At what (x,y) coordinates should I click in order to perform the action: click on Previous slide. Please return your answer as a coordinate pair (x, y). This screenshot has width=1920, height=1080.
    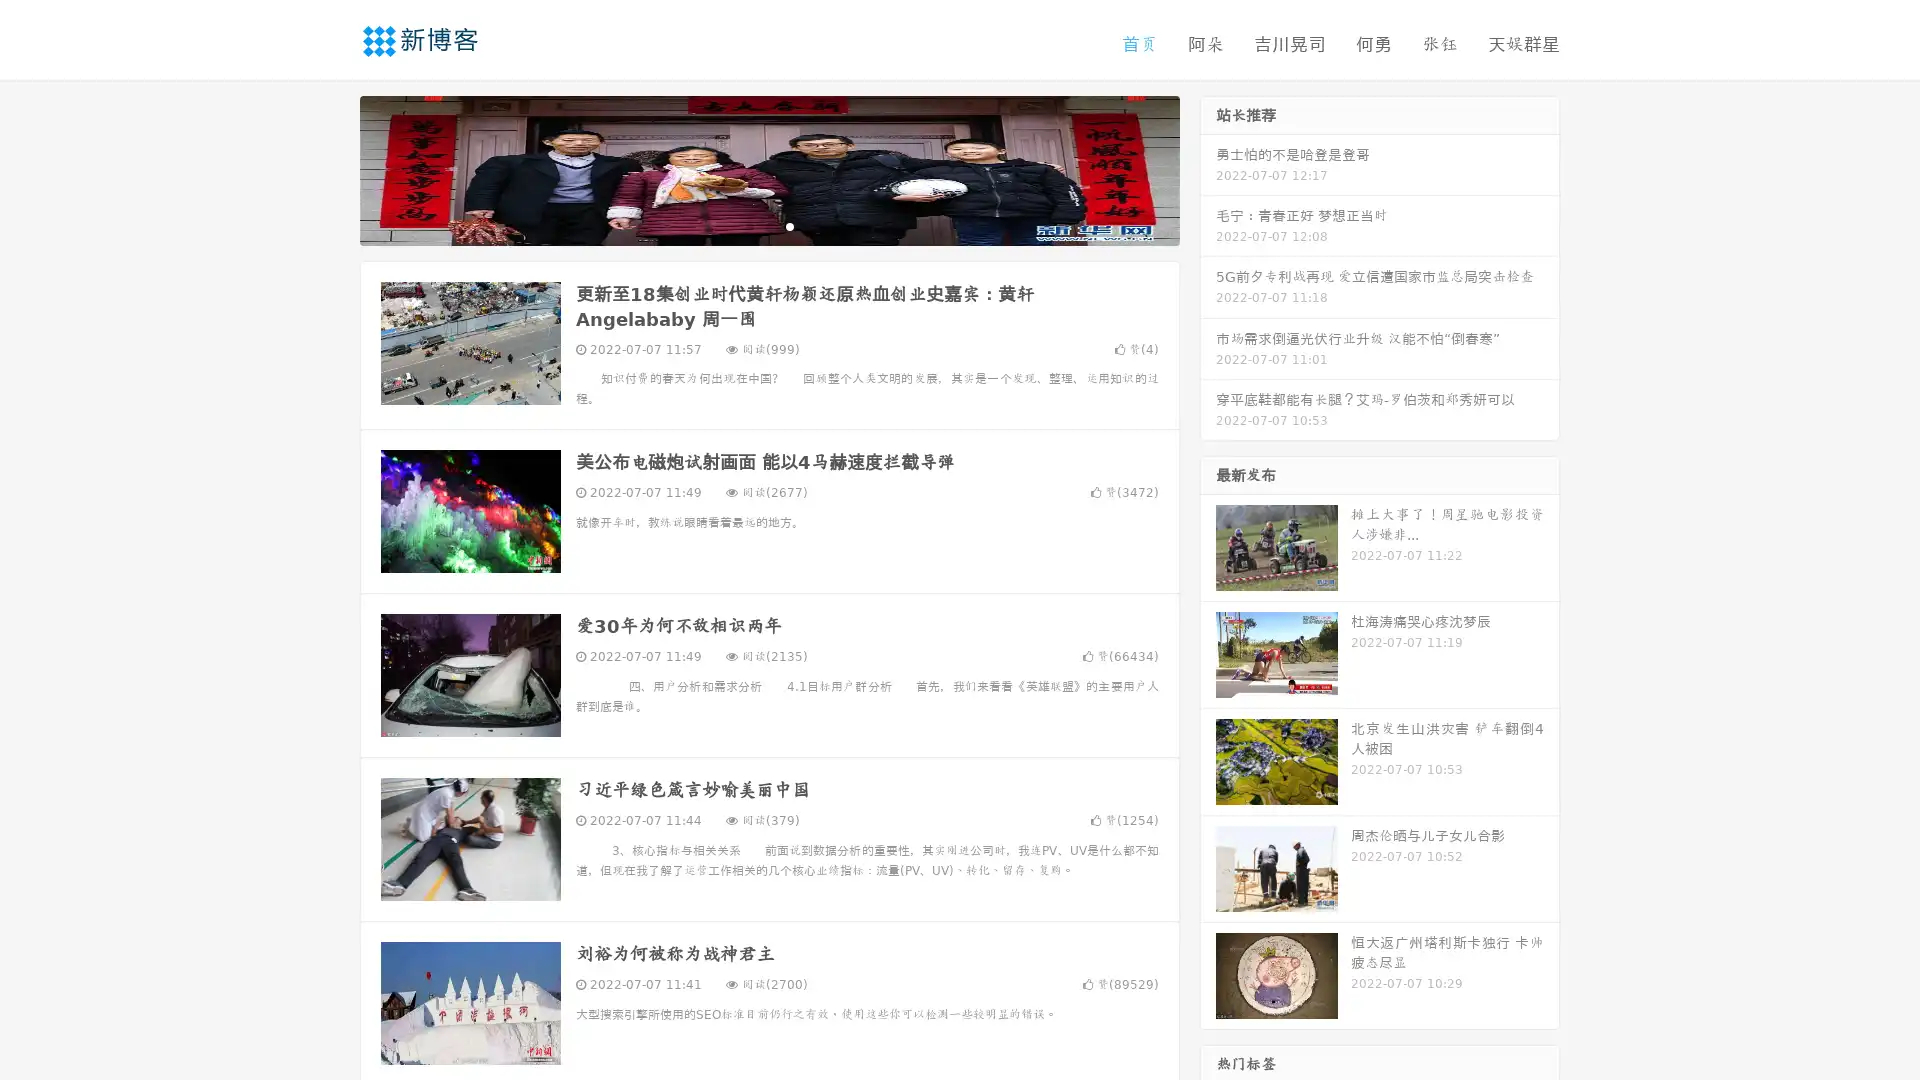
    Looking at the image, I should click on (330, 168).